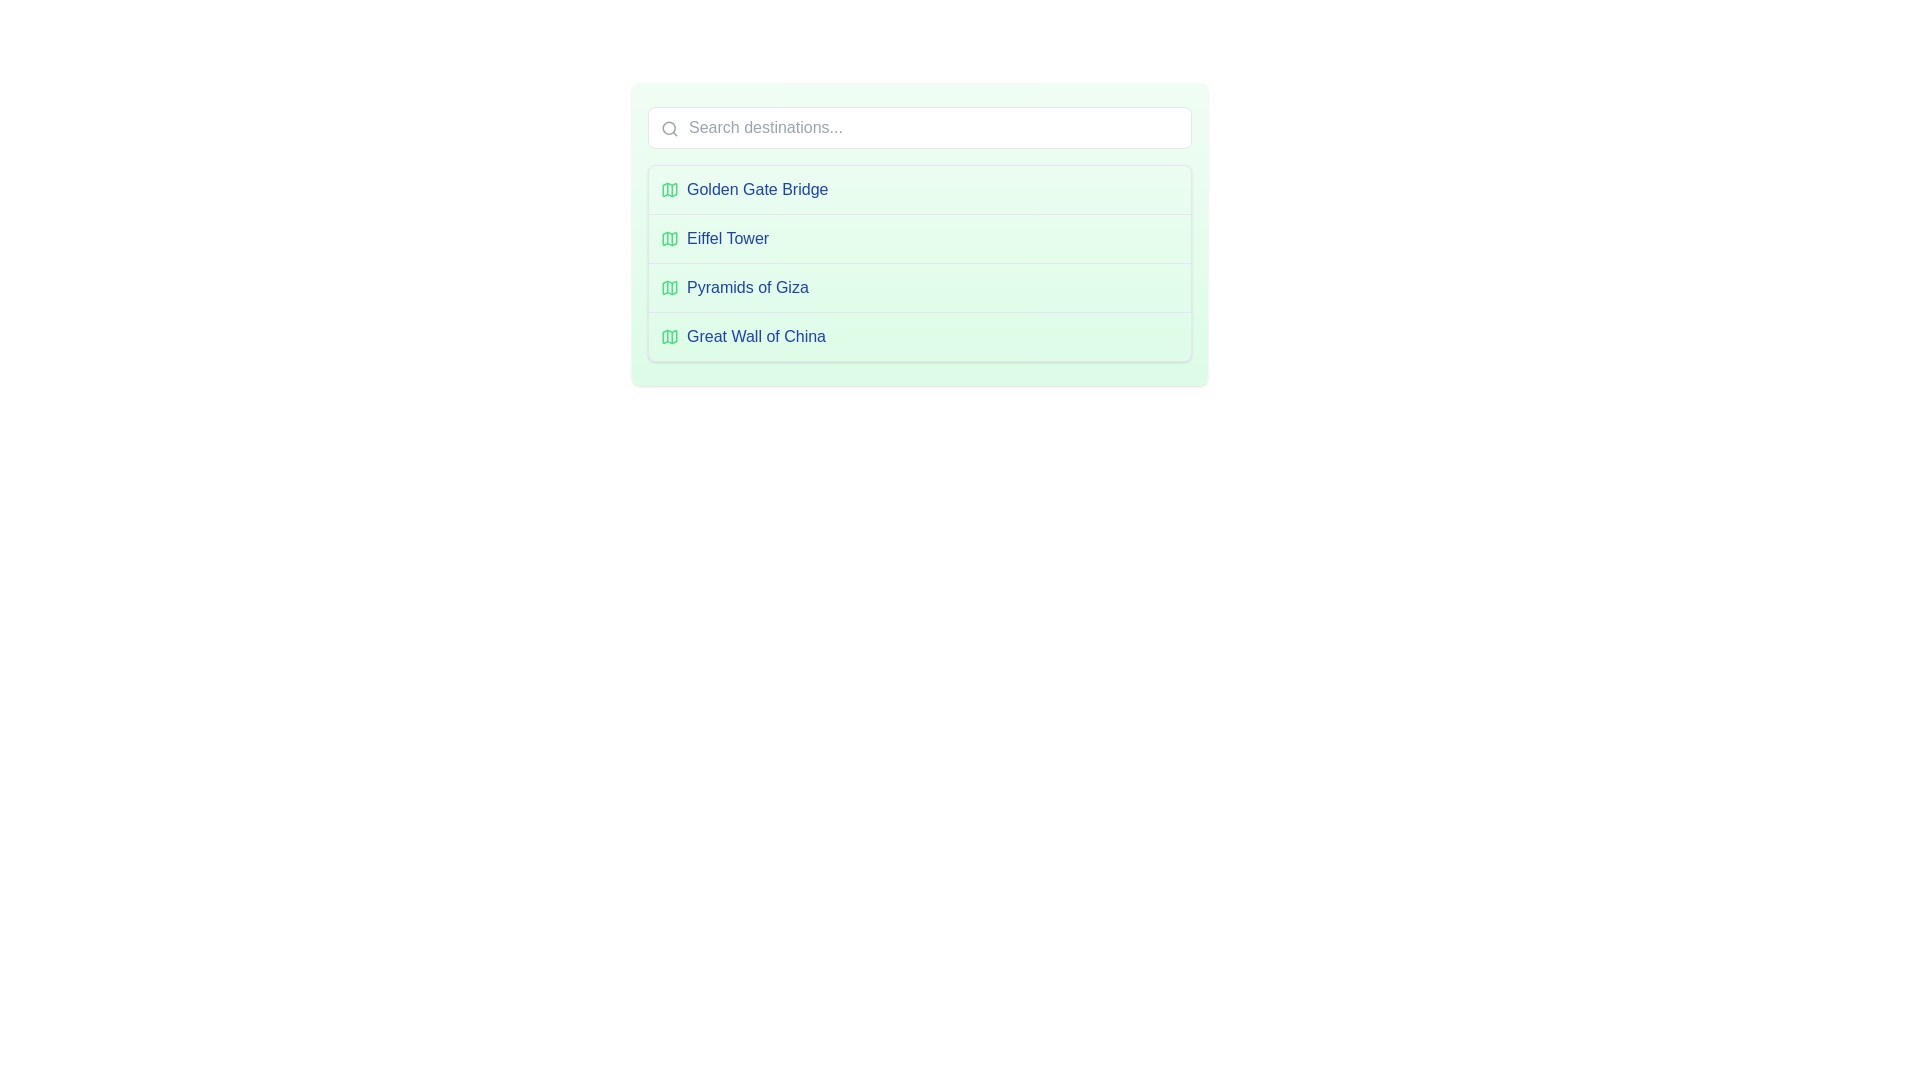  Describe the element at coordinates (670, 335) in the screenshot. I see `the map icon with a green outline located to the left of the text 'Great Wall of China'` at that location.